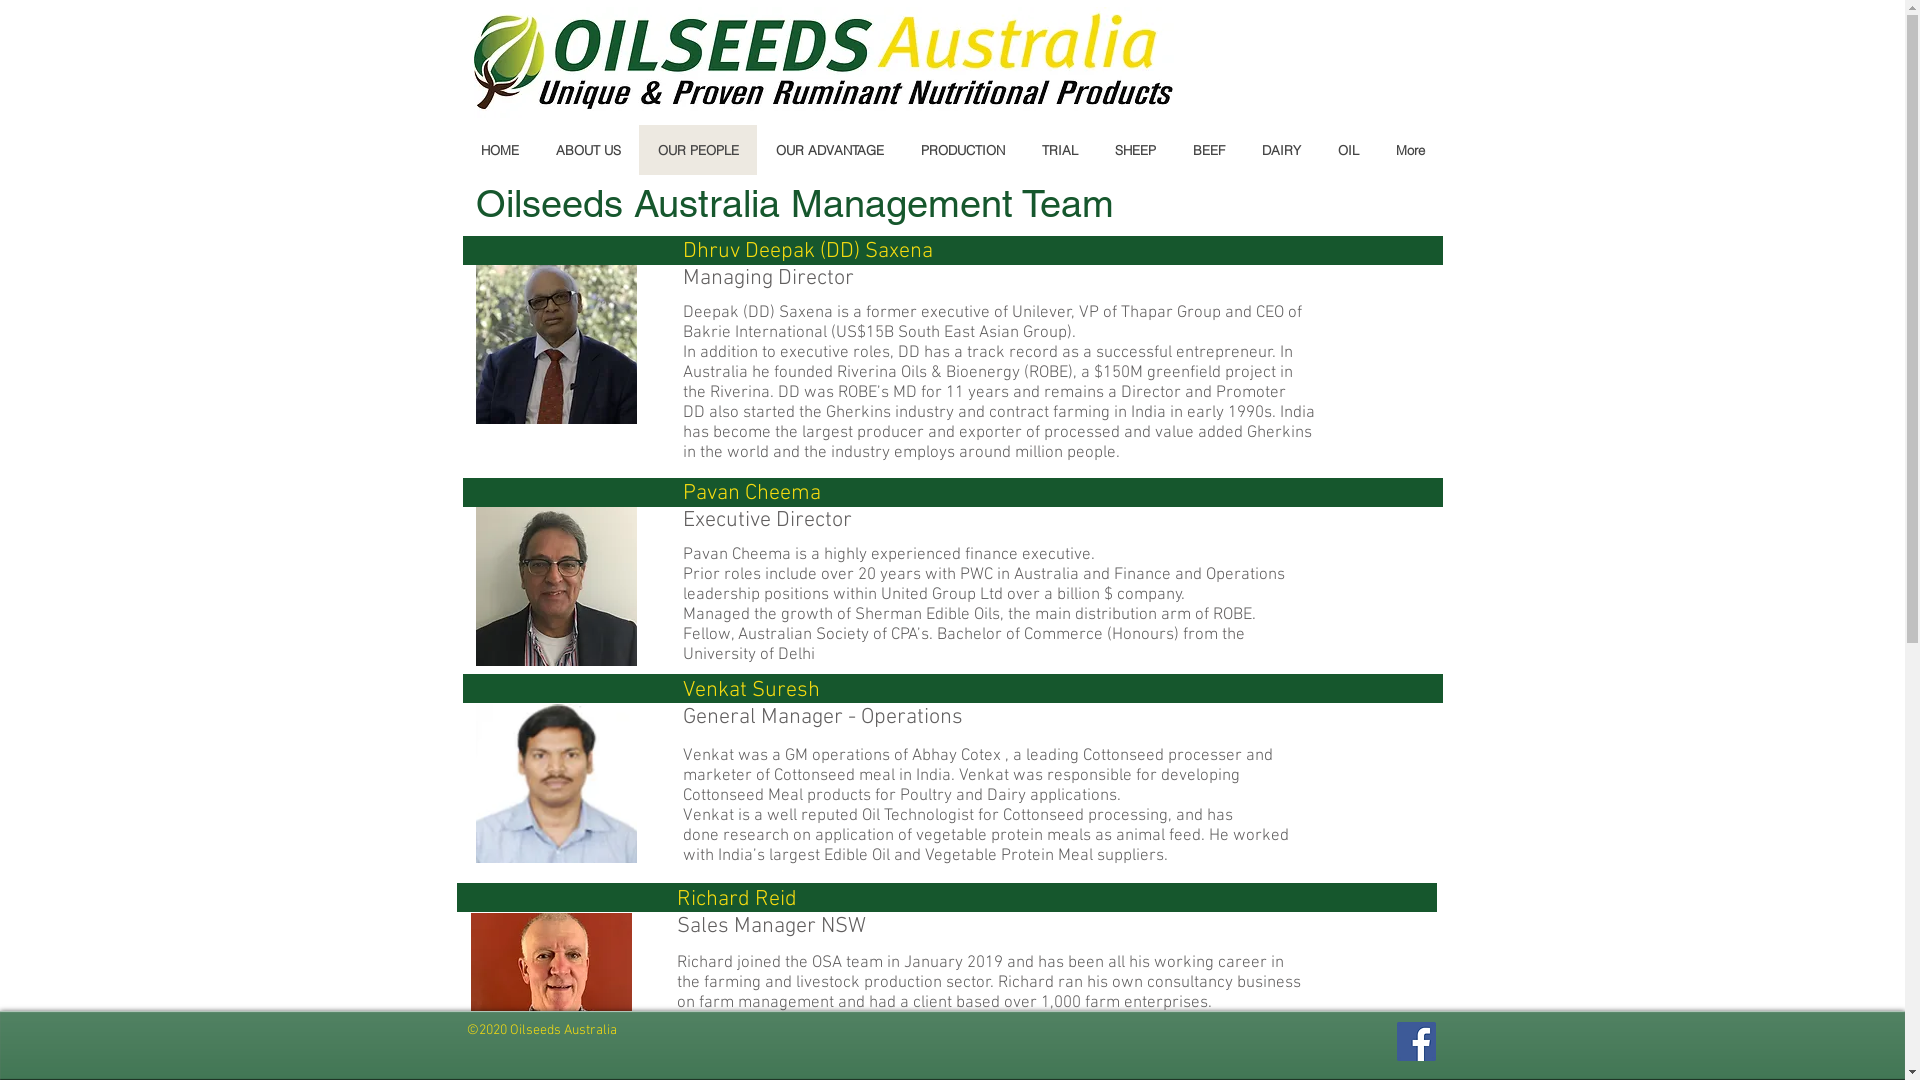  Describe the element at coordinates (962, 149) in the screenshot. I see `'PRODUCTION'` at that location.